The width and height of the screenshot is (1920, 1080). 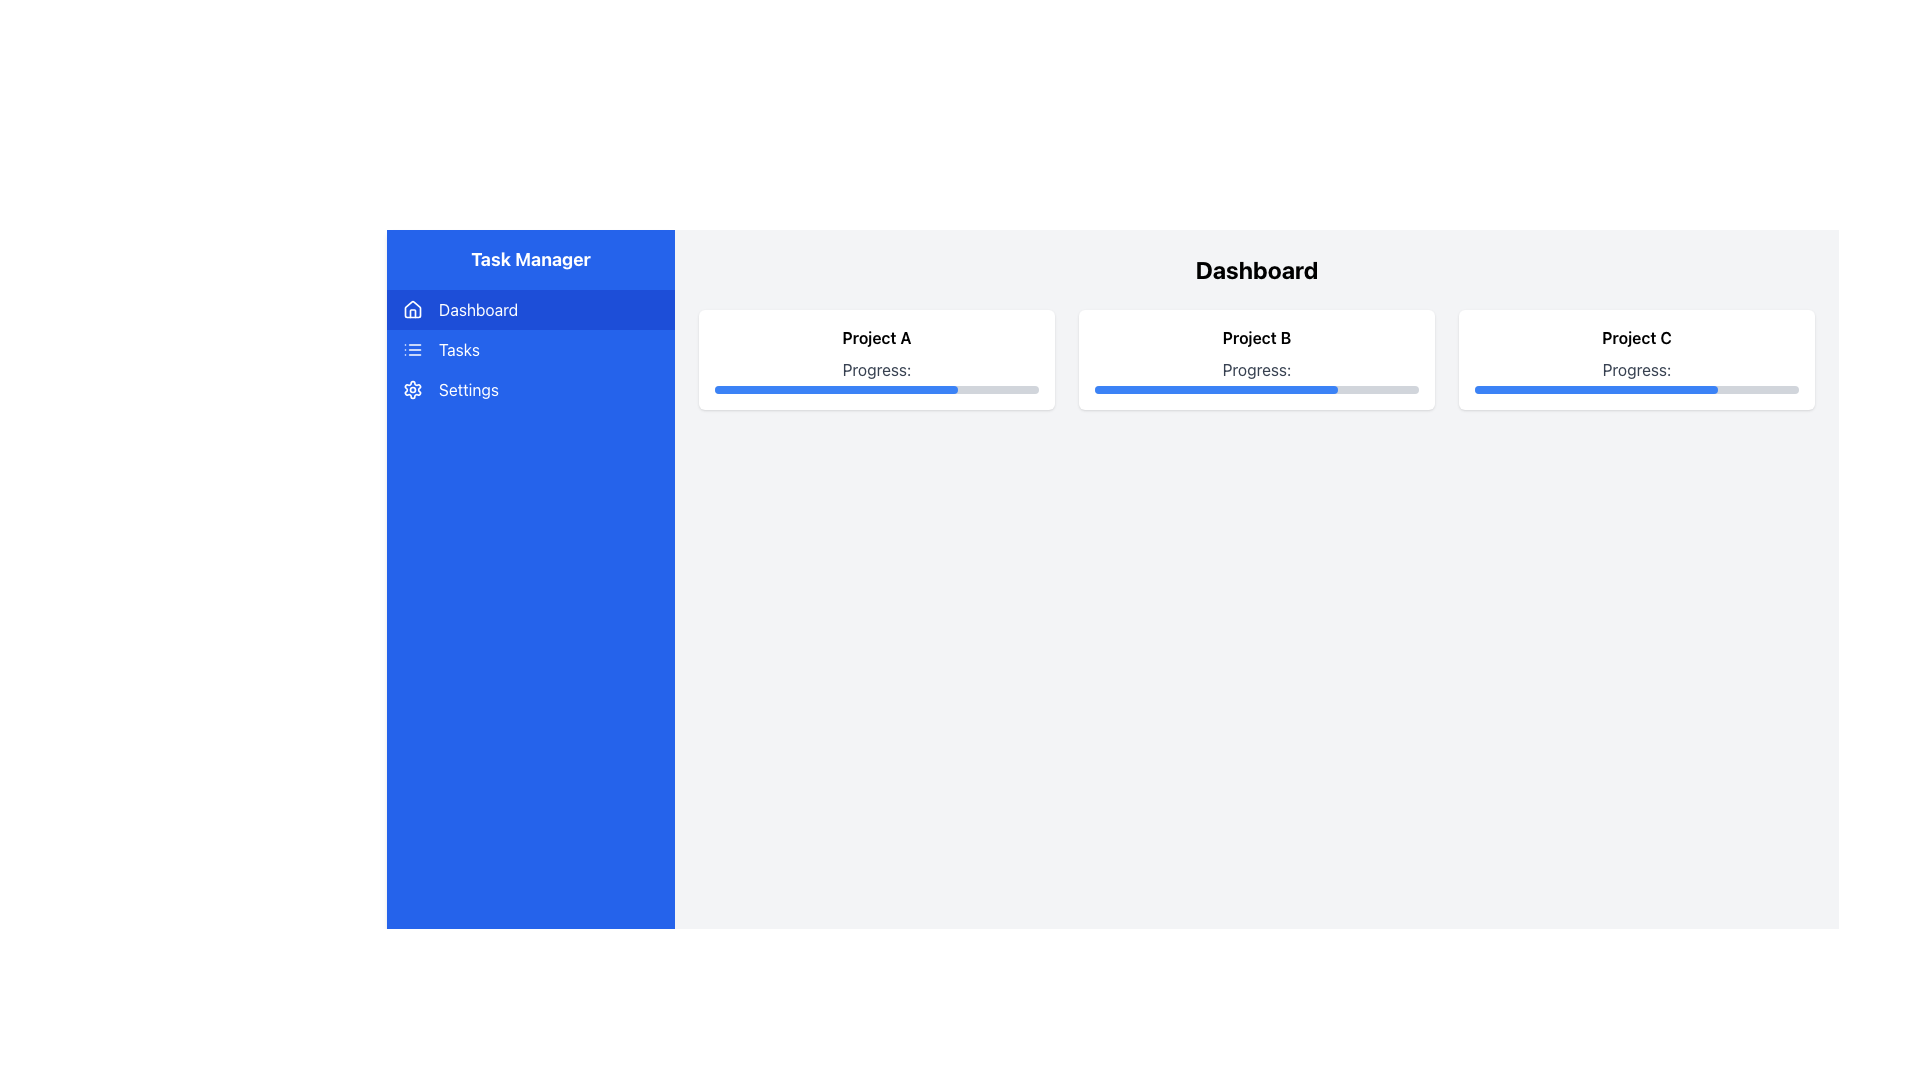 What do you see at coordinates (411, 349) in the screenshot?
I see `the 'Tasks' icon in the sidebar menu, which is represented by three horizontal lines with circular dots aligned vertically next to them` at bounding box center [411, 349].